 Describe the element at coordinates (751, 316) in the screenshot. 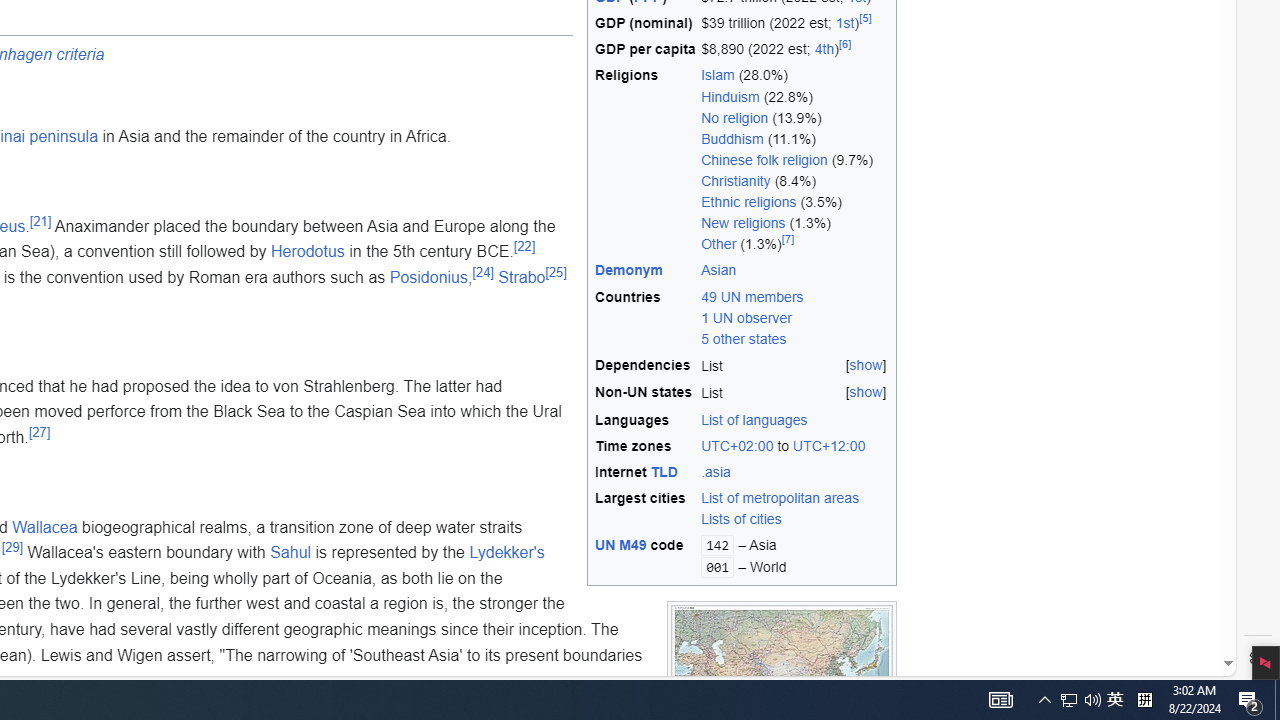

I see `'49 UN members 1 UN observer 5 other states'` at that location.